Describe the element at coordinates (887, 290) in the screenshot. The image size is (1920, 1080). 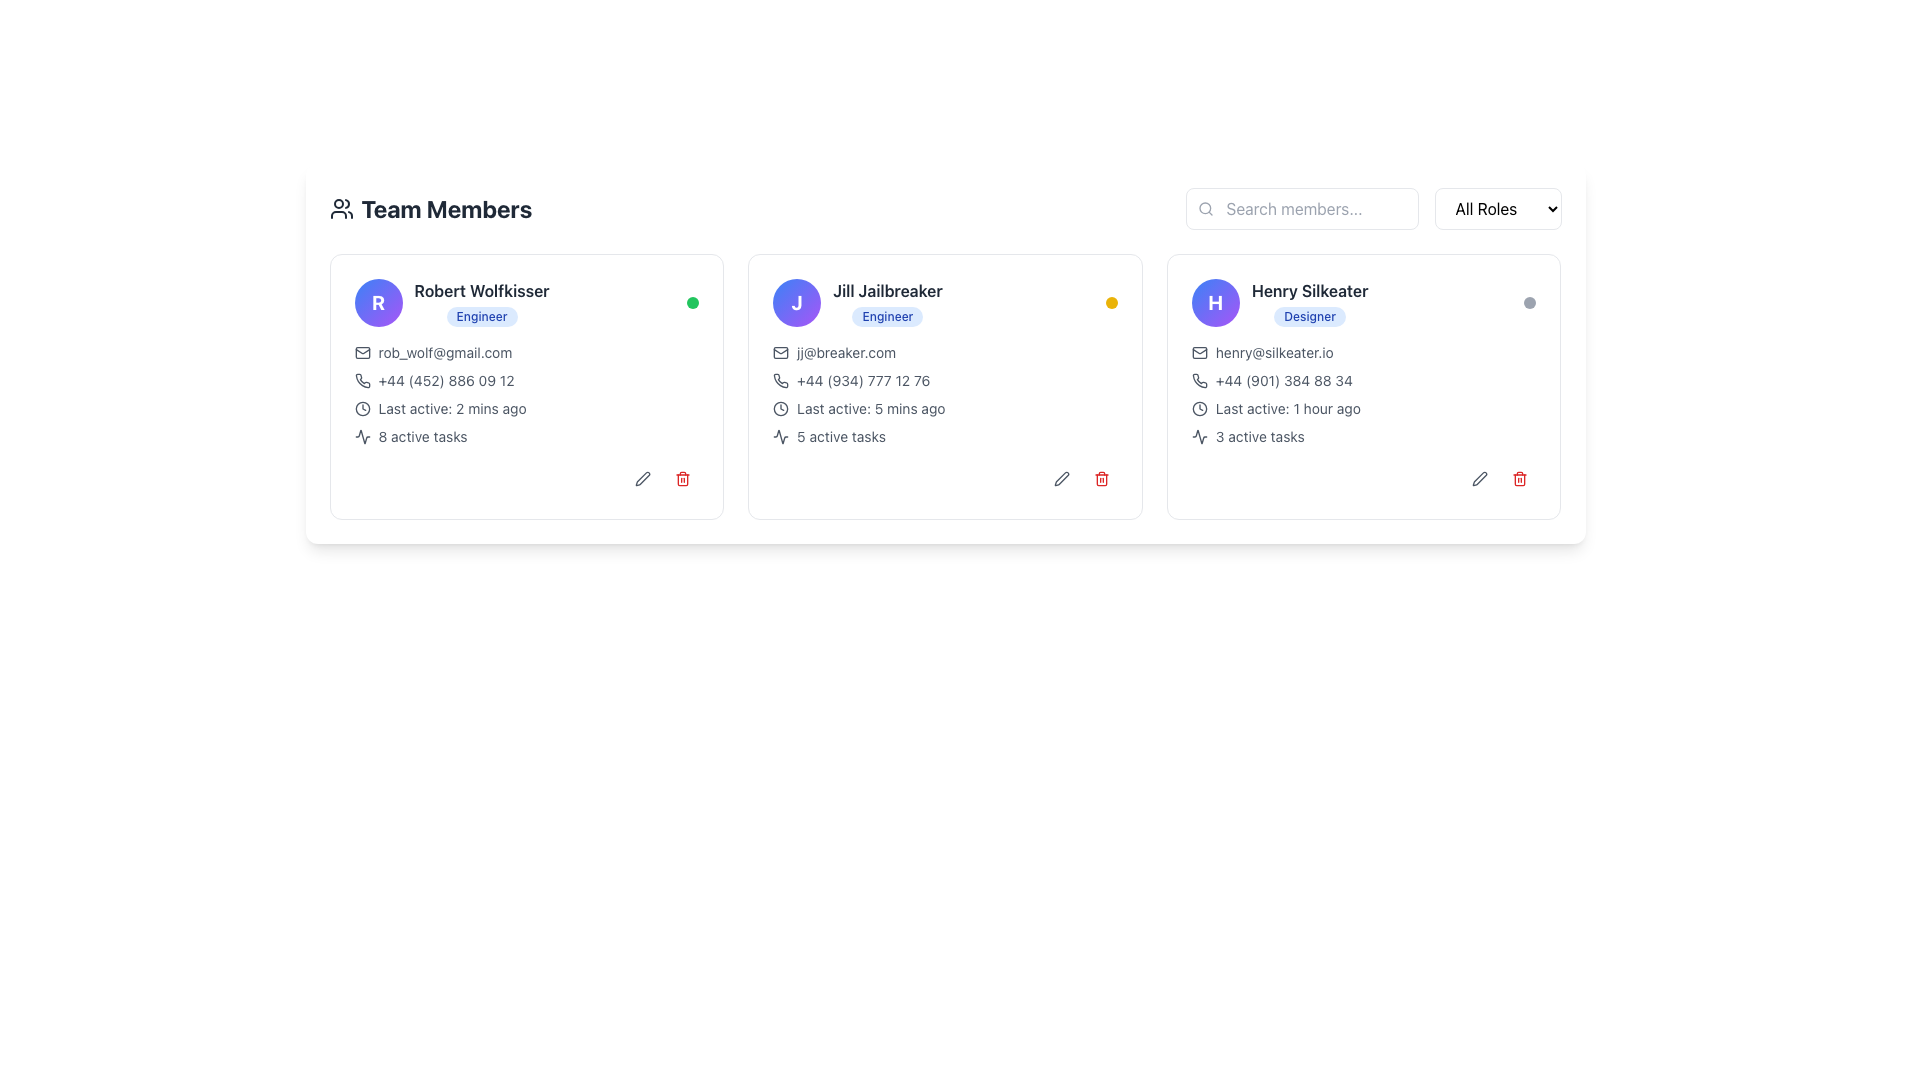
I see `the text label displaying 'Jill Jailbreaker', which is styled in bold and located at the top-left of the personal information card` at that location.